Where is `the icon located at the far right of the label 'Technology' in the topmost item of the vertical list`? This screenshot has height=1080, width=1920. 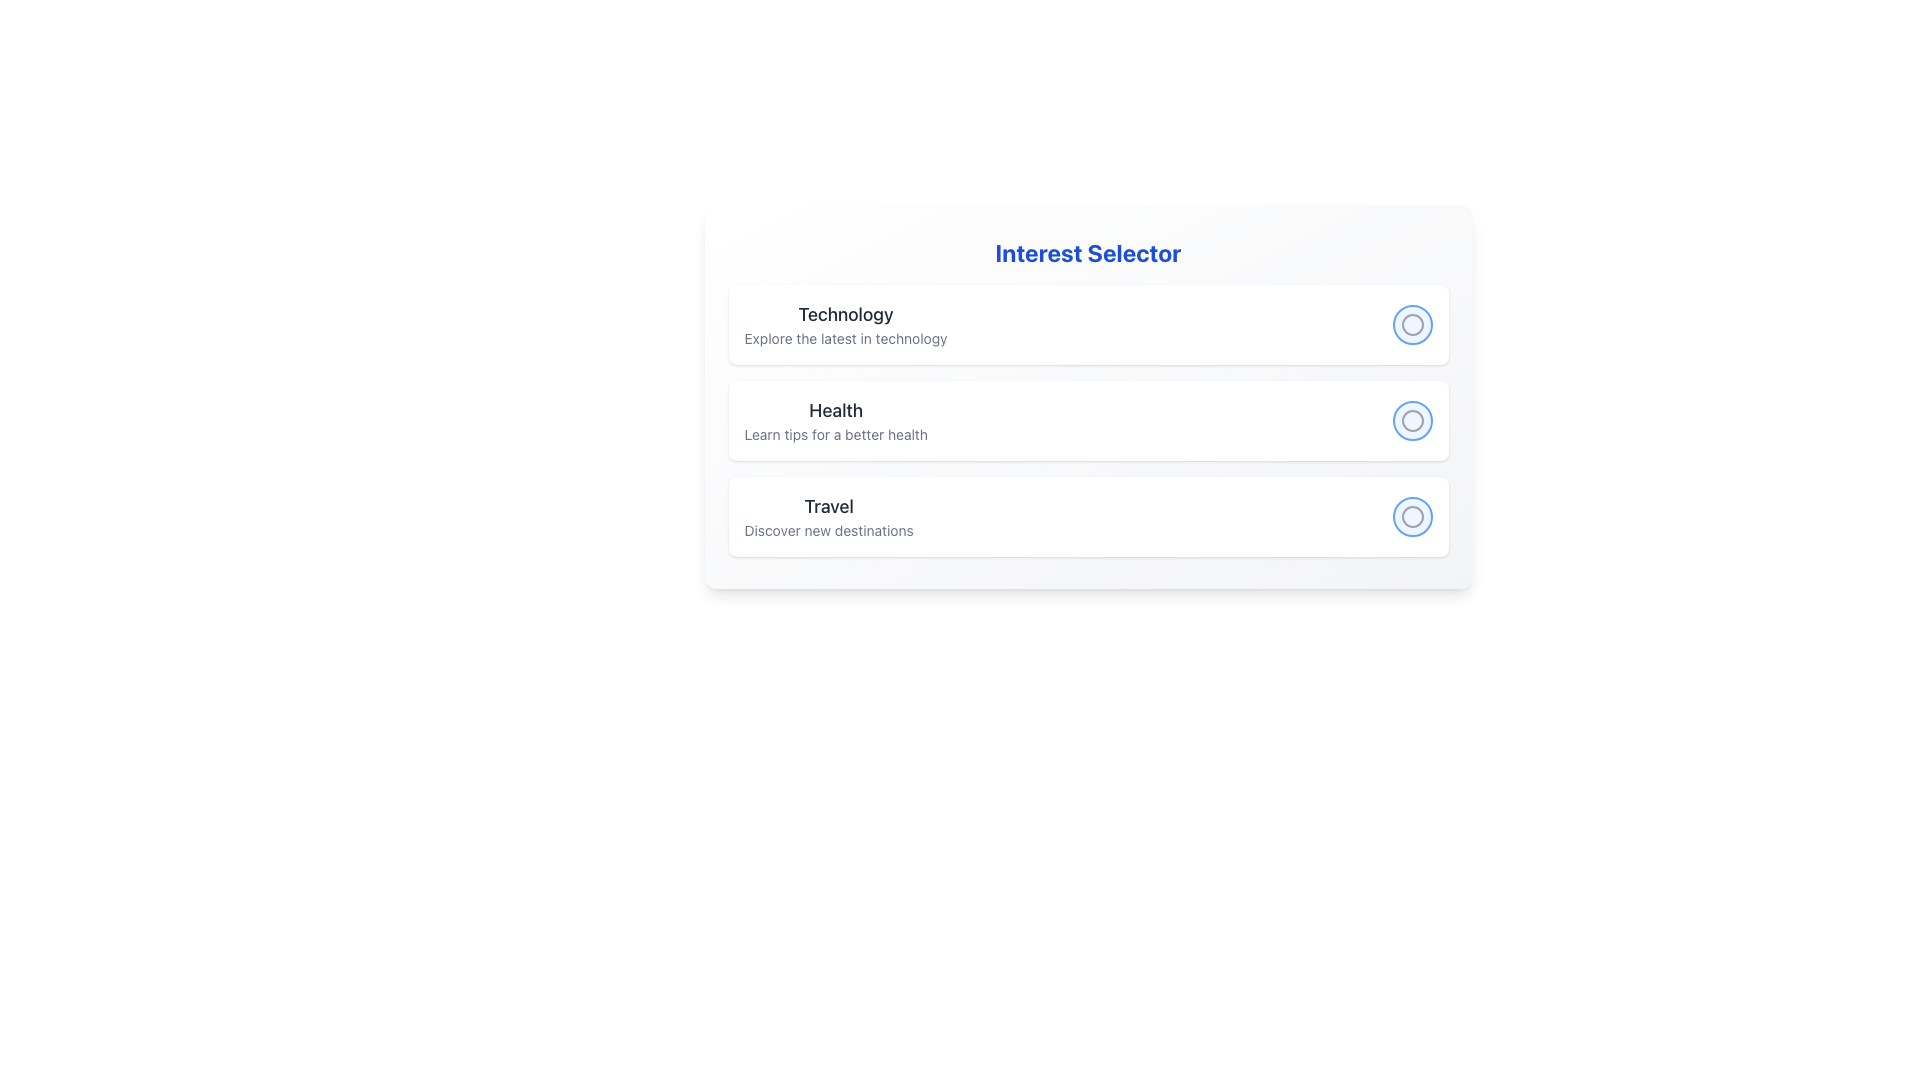
the icon located at the far right of the label 'Technology' in the topmost item of the vertical list is located at coordinates (1411, 323).